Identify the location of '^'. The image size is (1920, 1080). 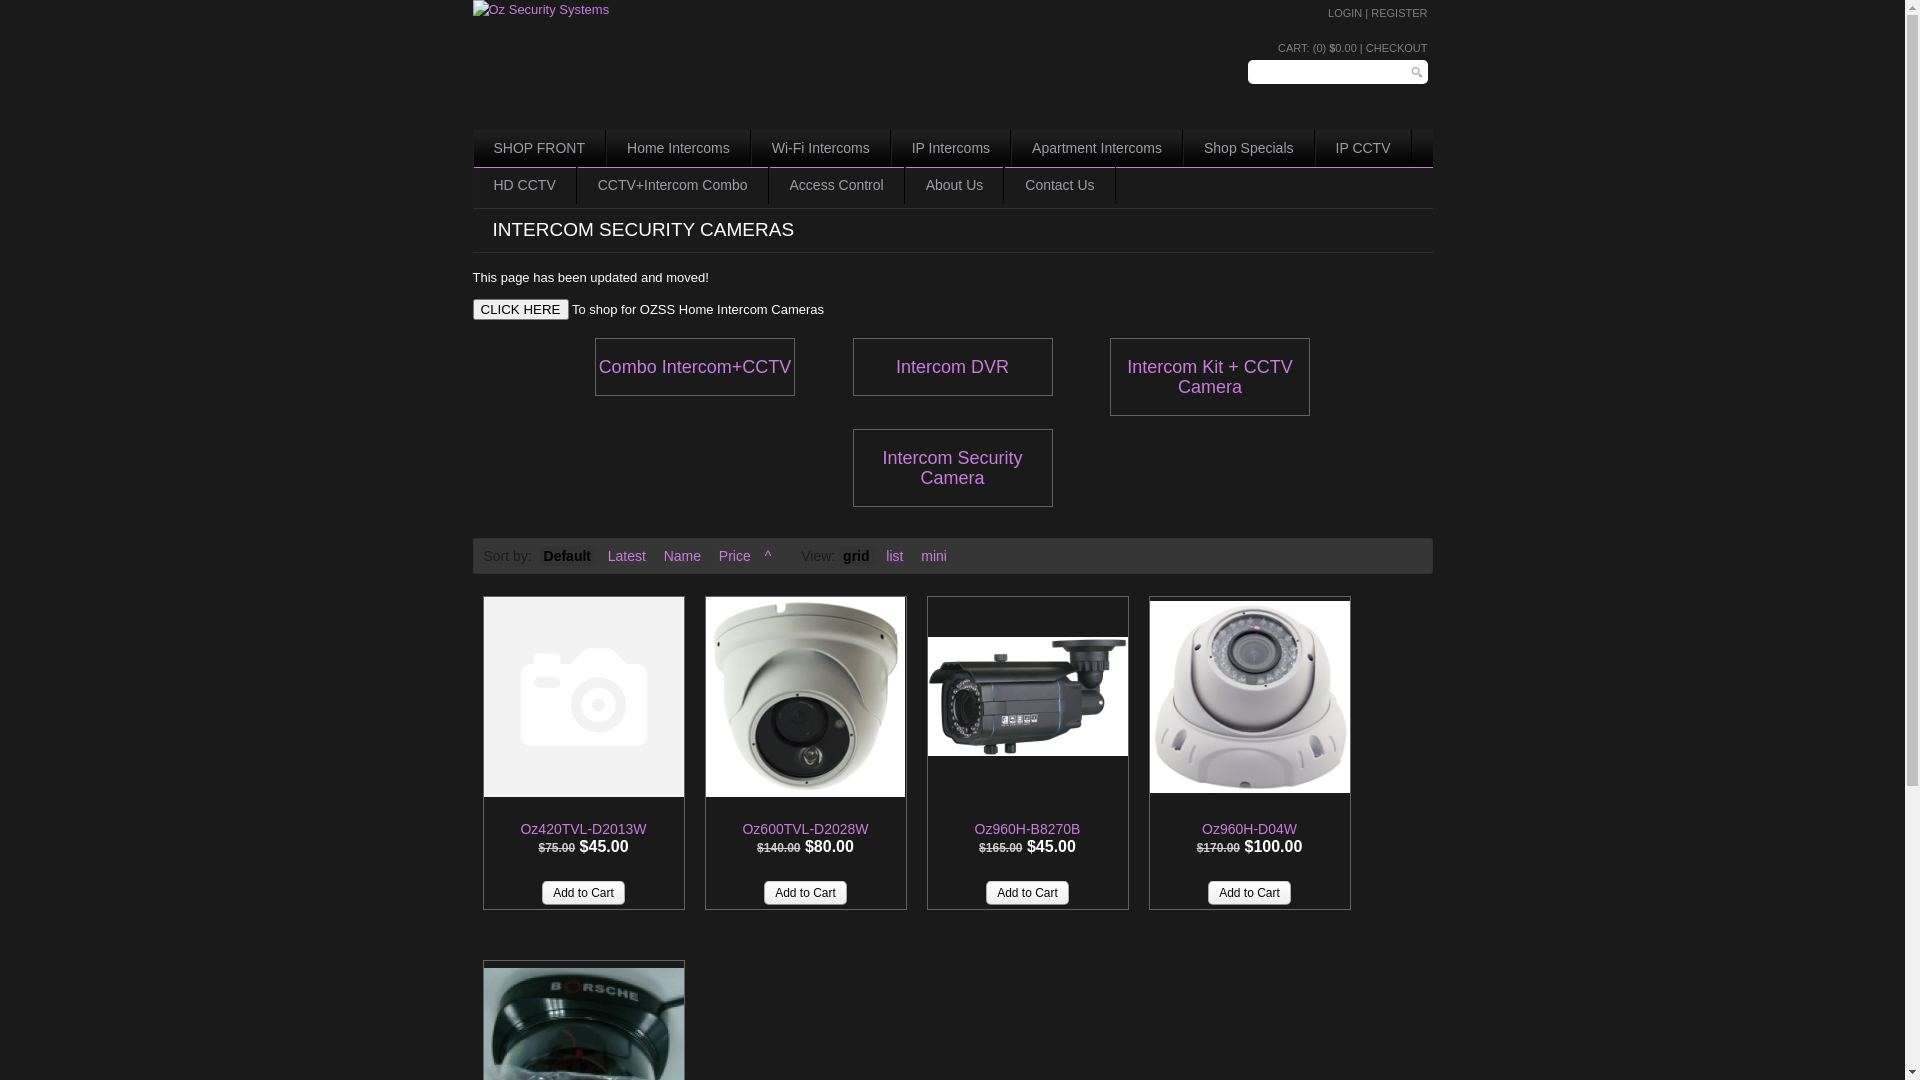
(767, 555).